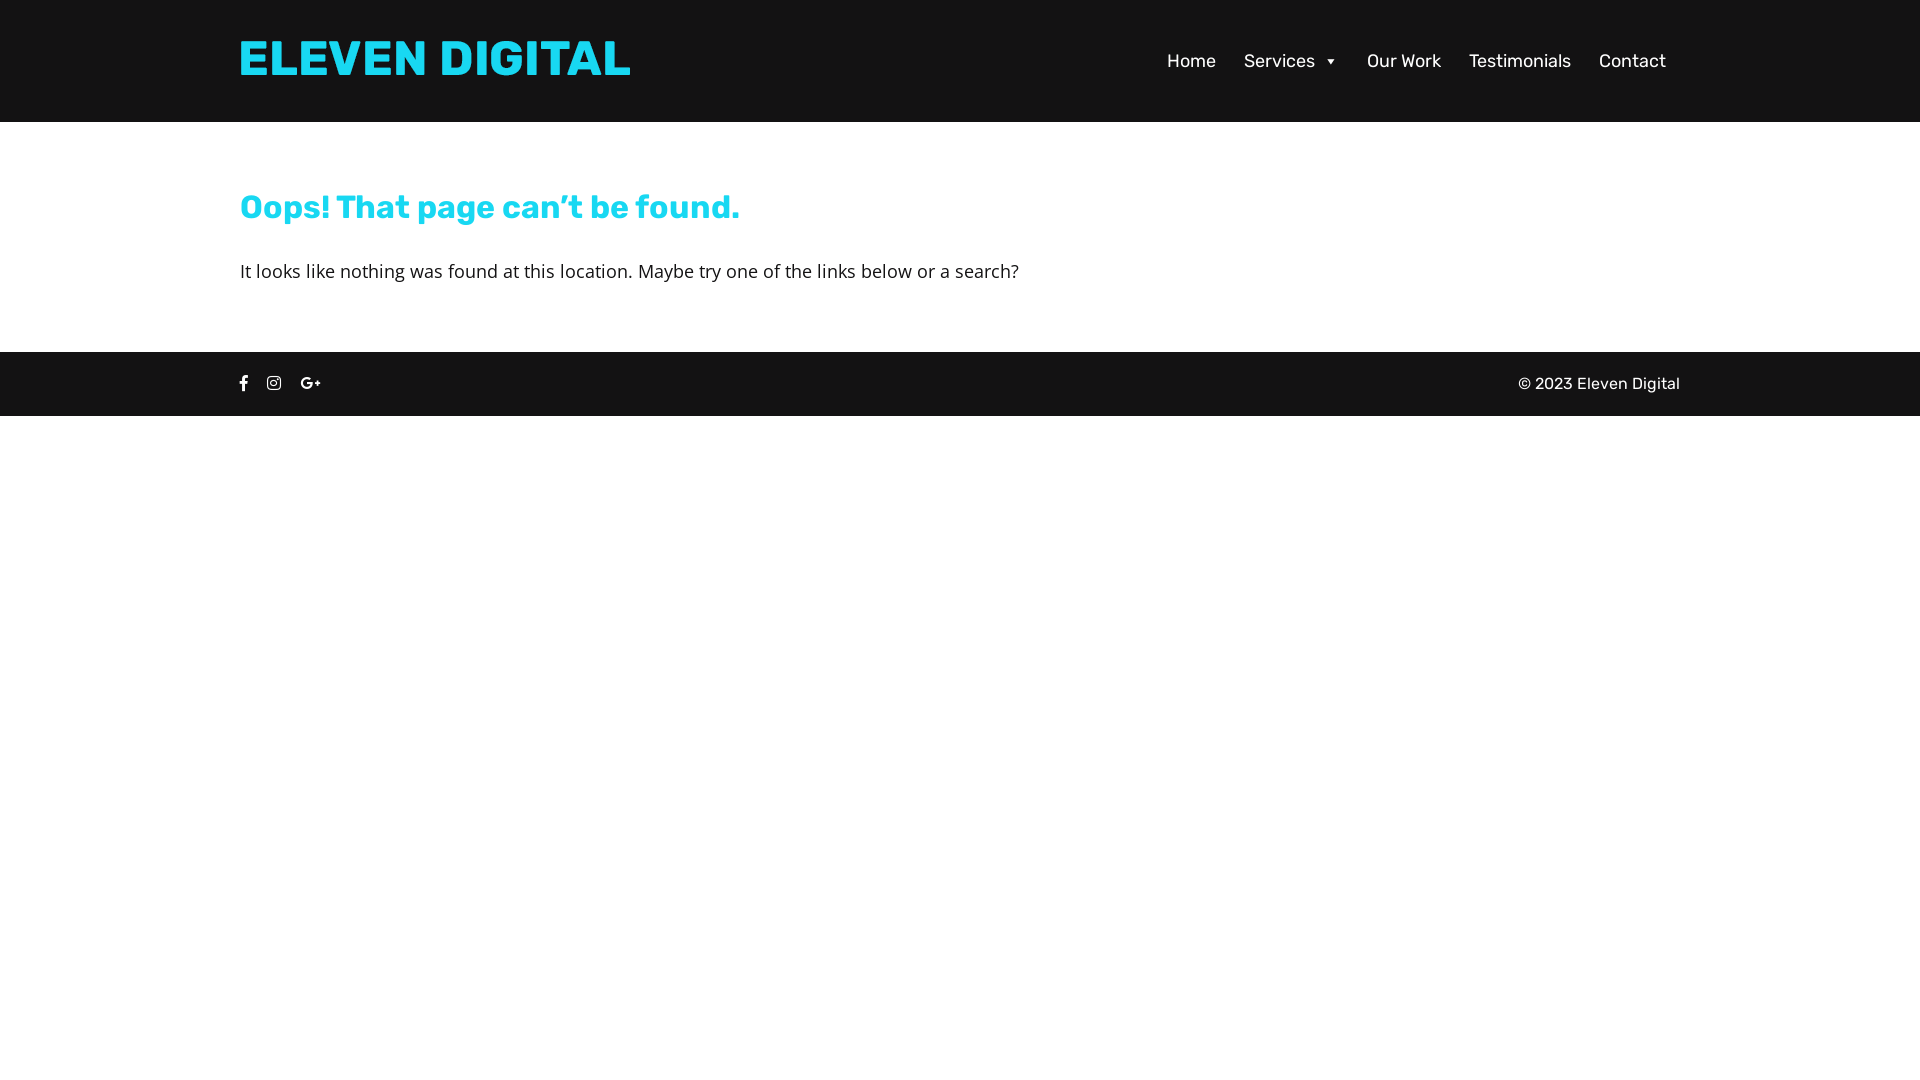 This screenshot has width=1920, height=1080. Describe the element at coordinates (1191, 60) in the screenshot. I see `'Home'` at that location.